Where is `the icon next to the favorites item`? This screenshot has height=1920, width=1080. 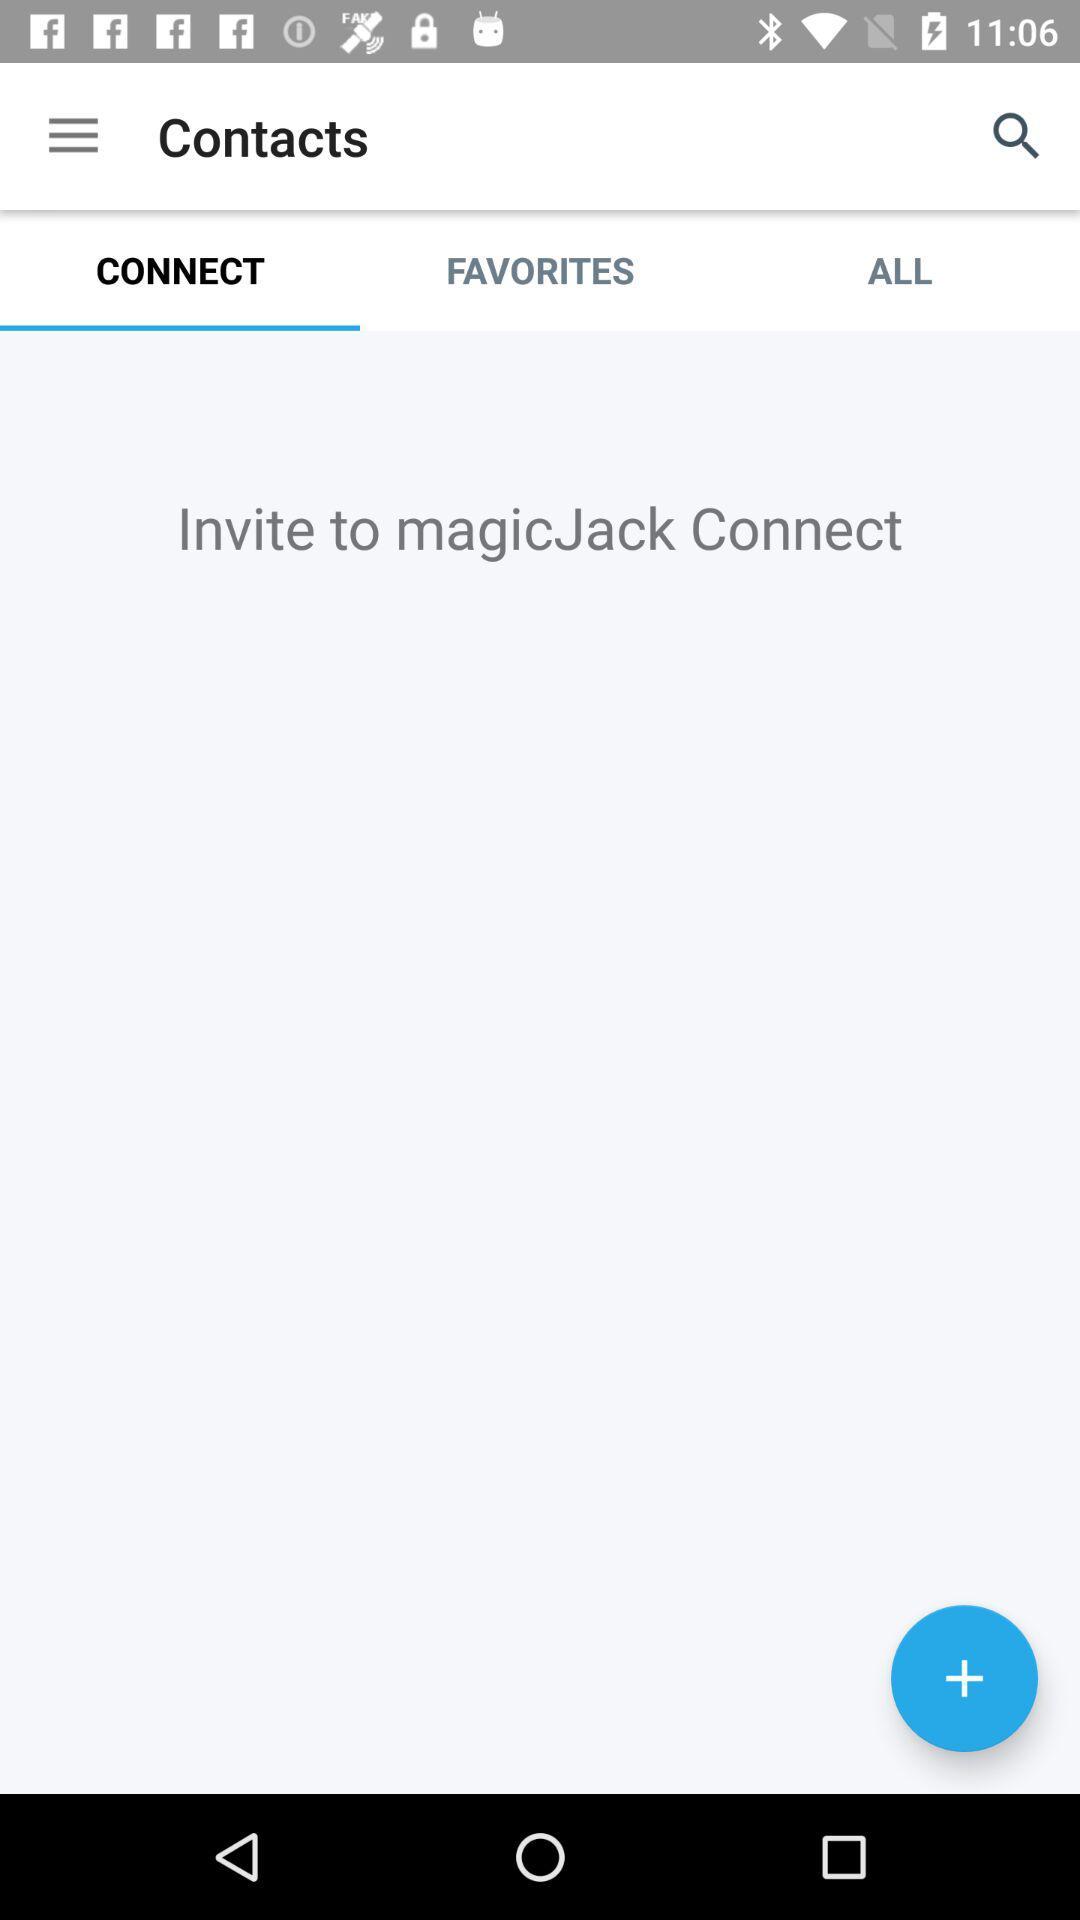 the icon next to the favorites item is located at coordinates (1017, 135).